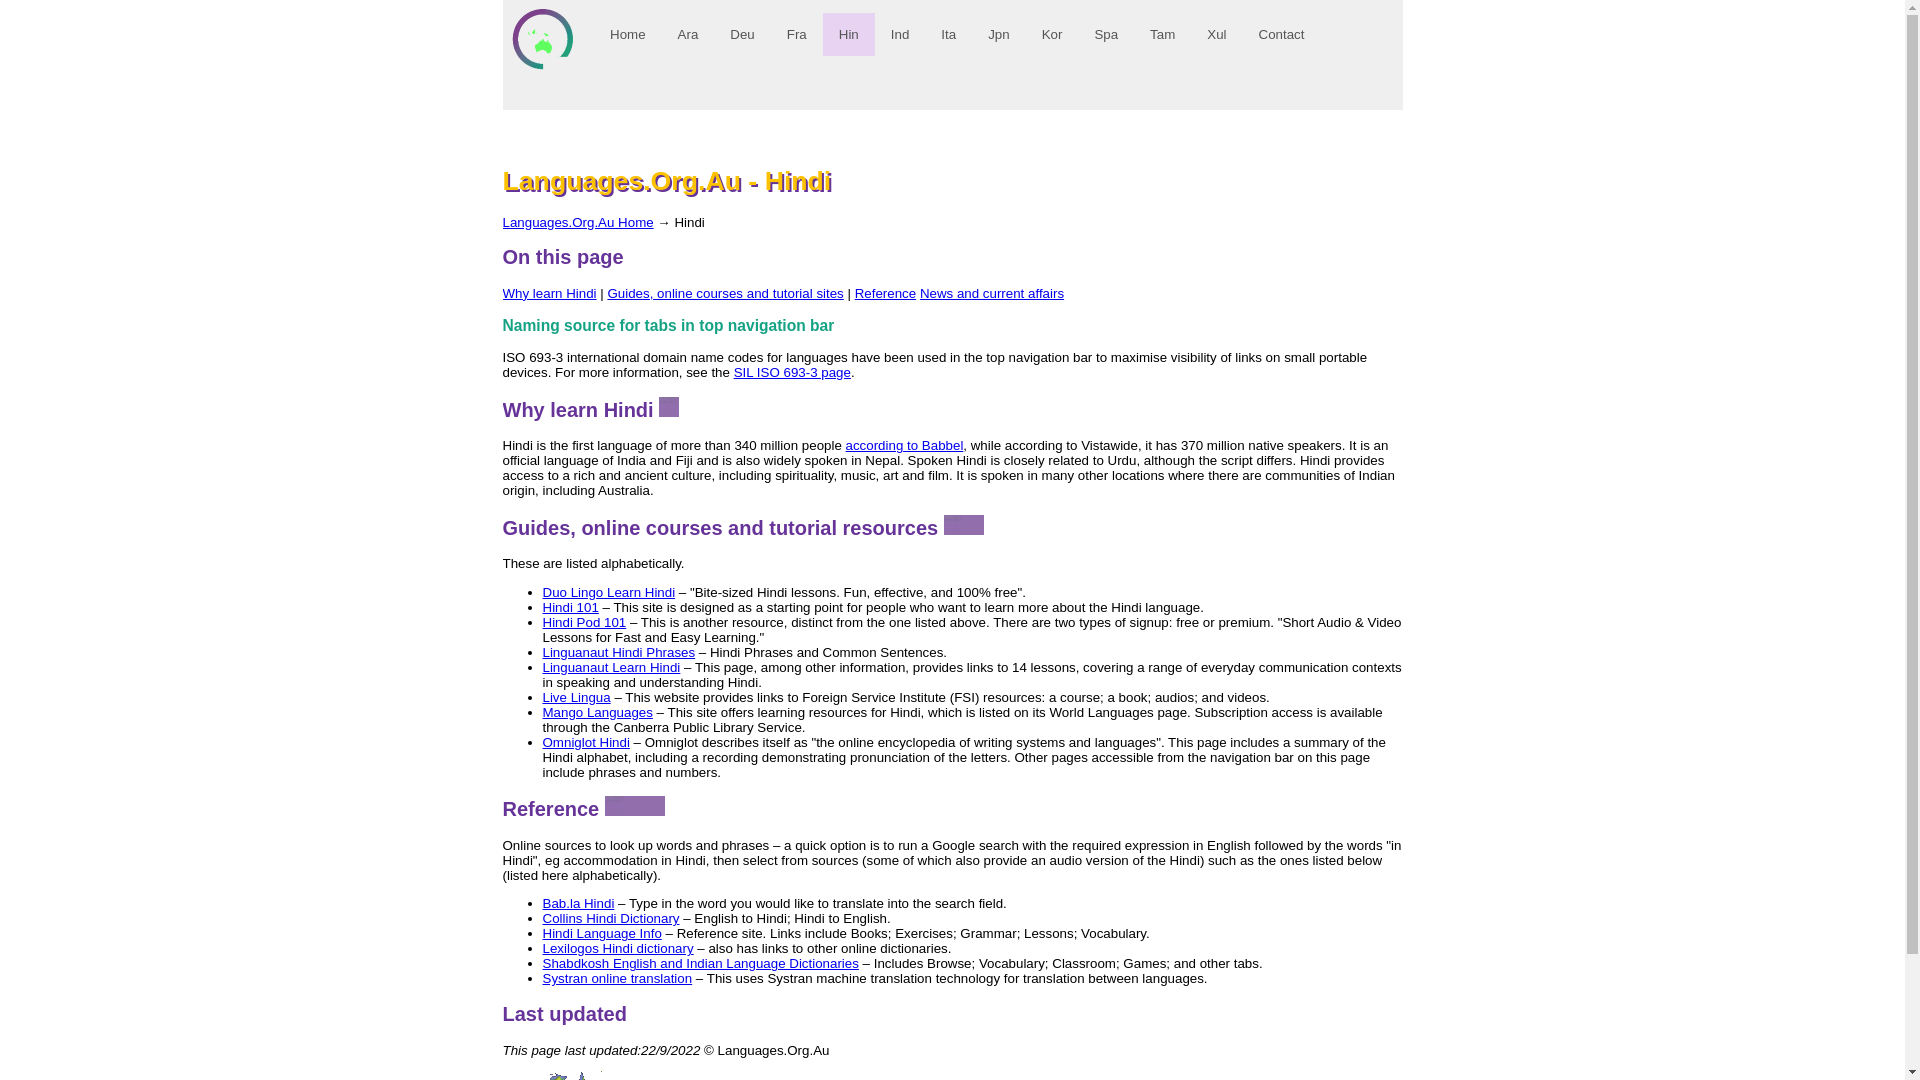 The height and width of the screenshot is (1080, 1920). What do you see at coordinates (1050, 34) in the screenshot?
I see `'Kor'` at bounding box center [1050, 34].